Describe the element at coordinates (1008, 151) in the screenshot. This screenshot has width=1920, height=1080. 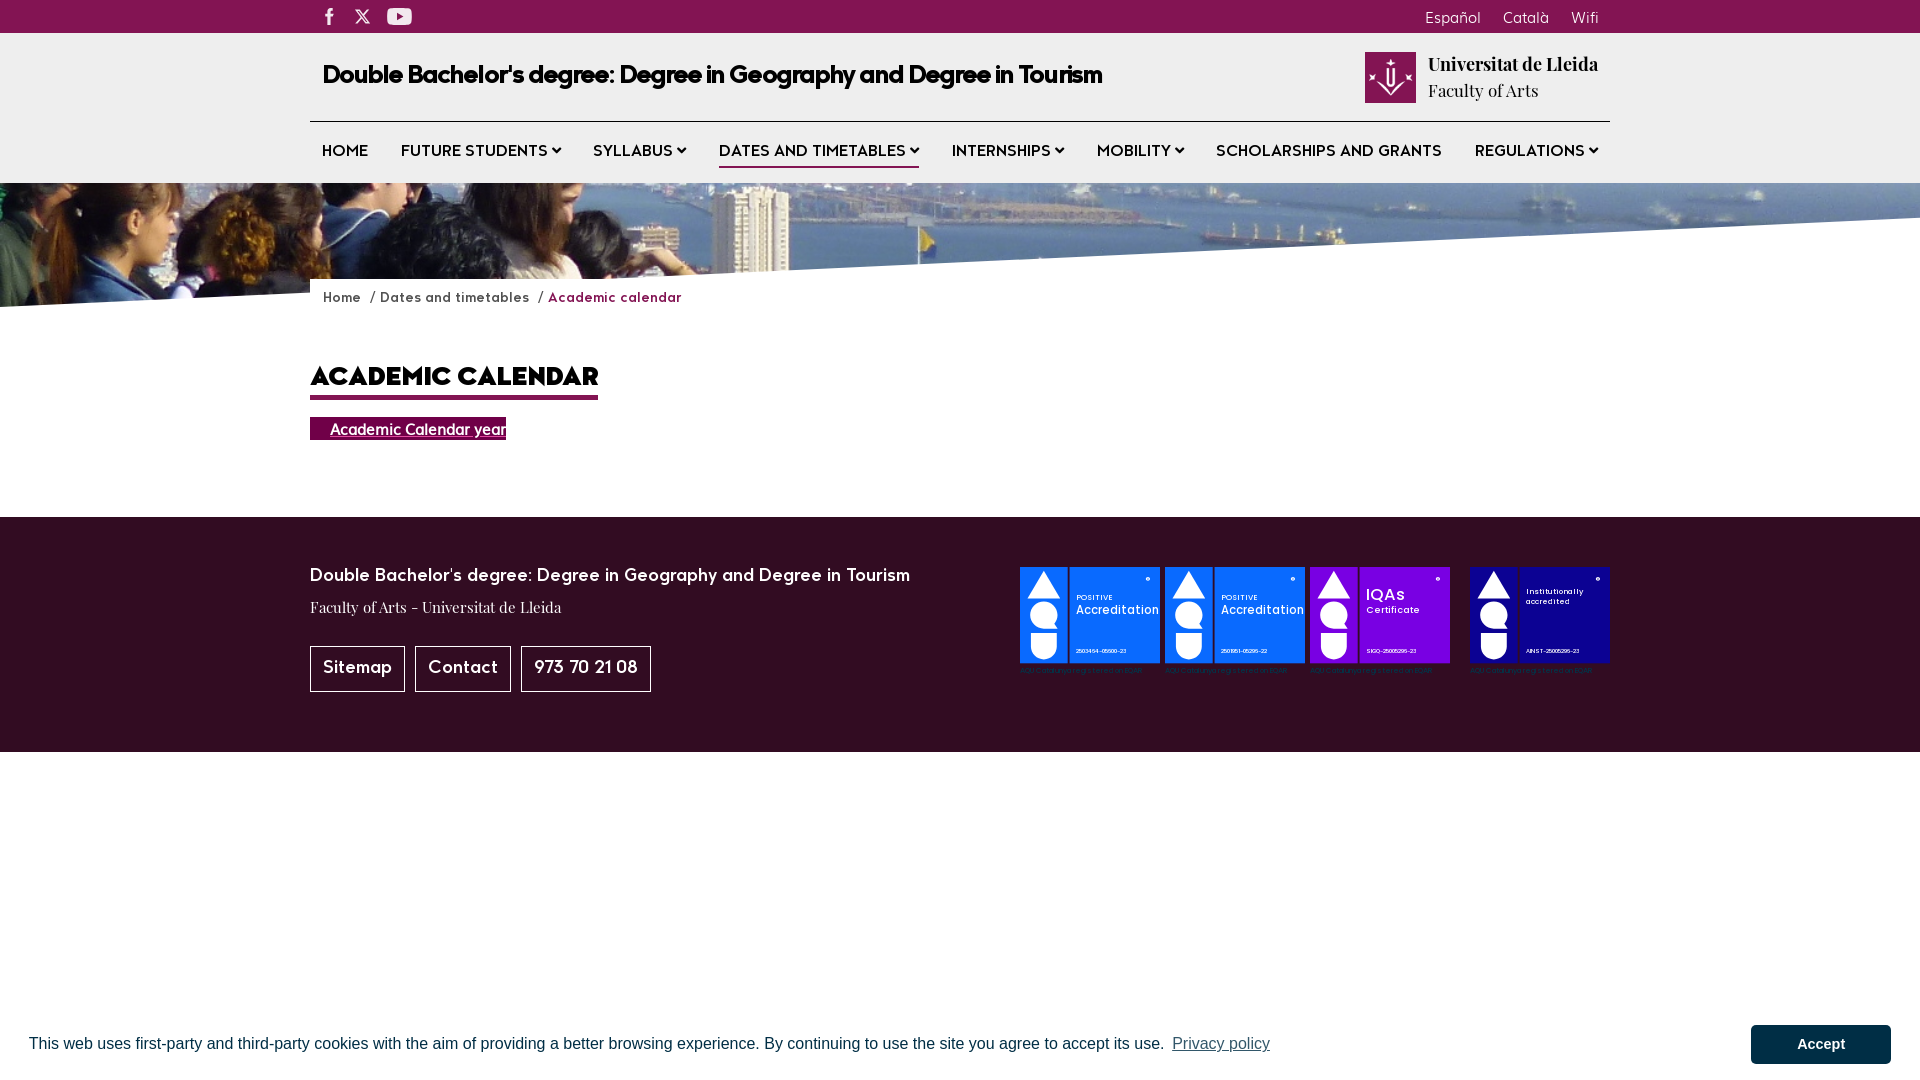
I see `'INTERNSHIPS'` at that location.